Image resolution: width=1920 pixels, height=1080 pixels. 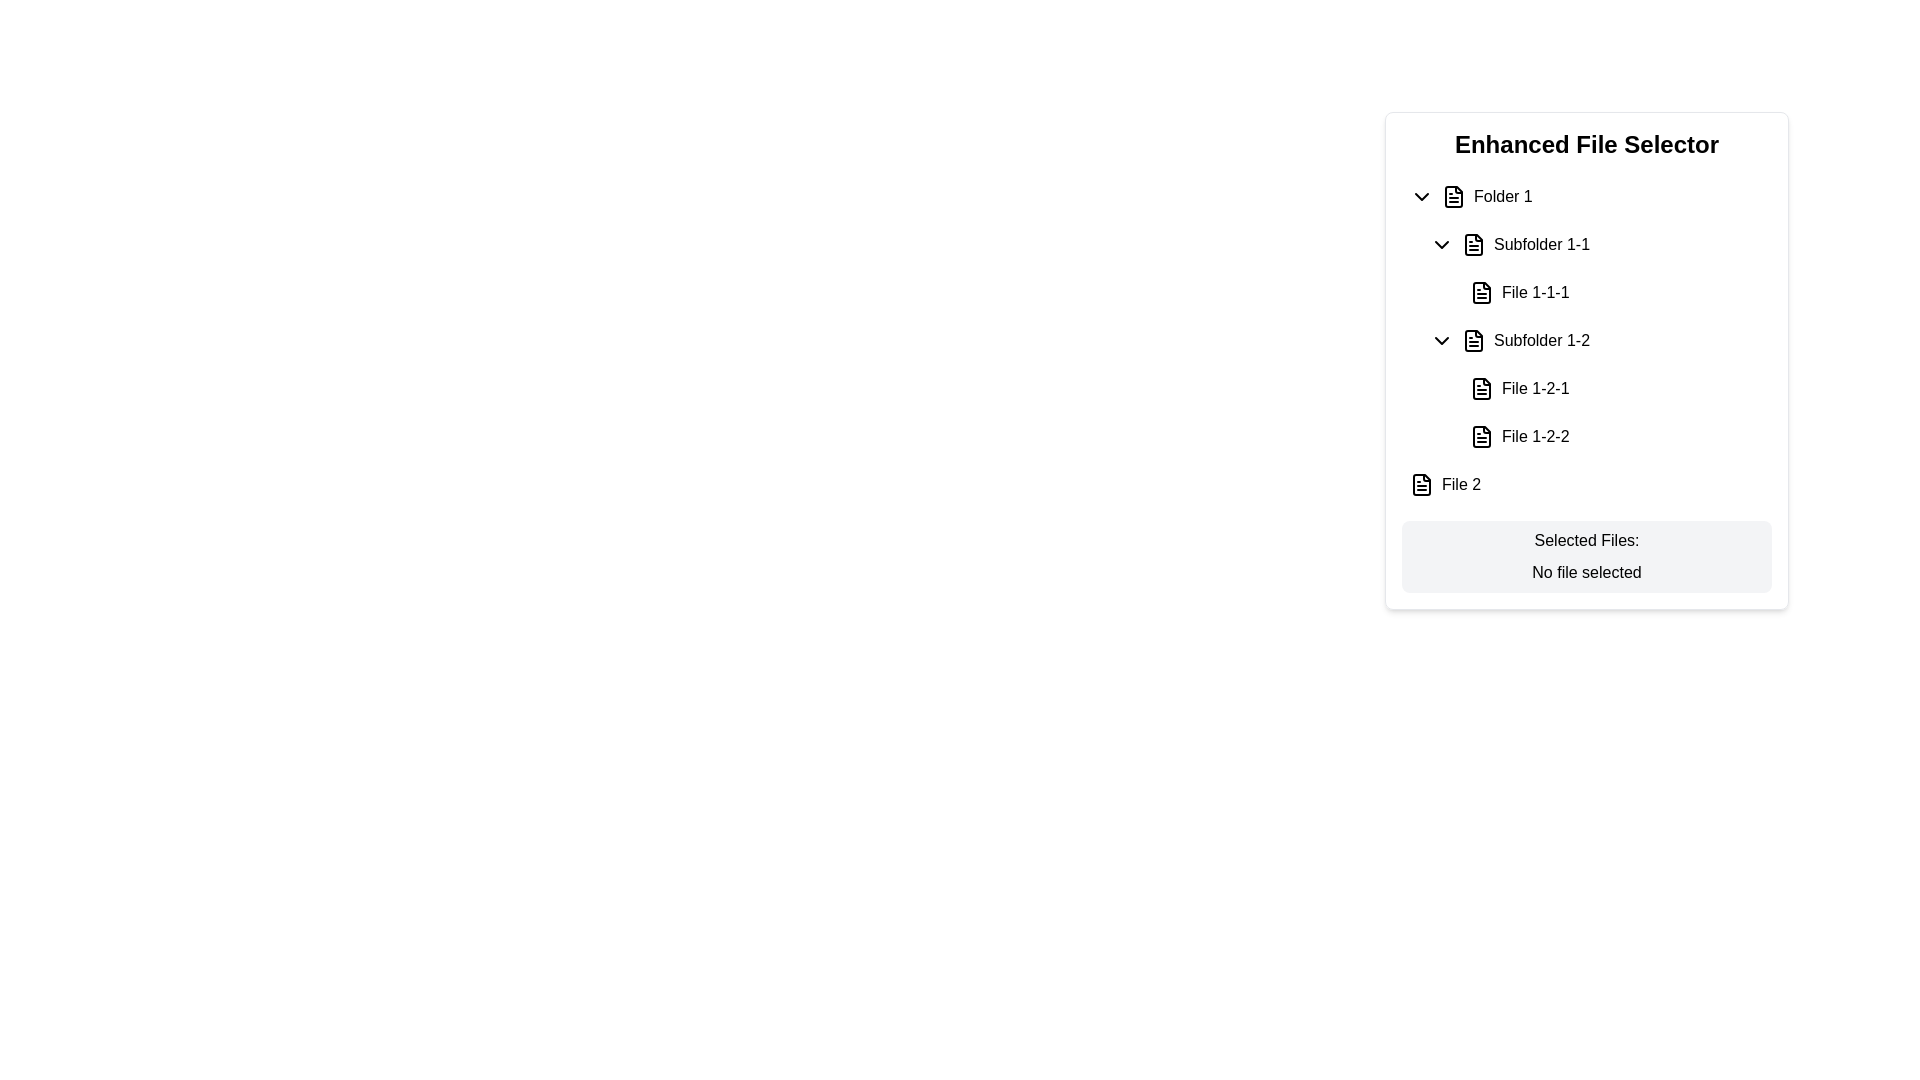 I want to click on the file icon representing 'Folder 1', so click(x=1454, y=196).